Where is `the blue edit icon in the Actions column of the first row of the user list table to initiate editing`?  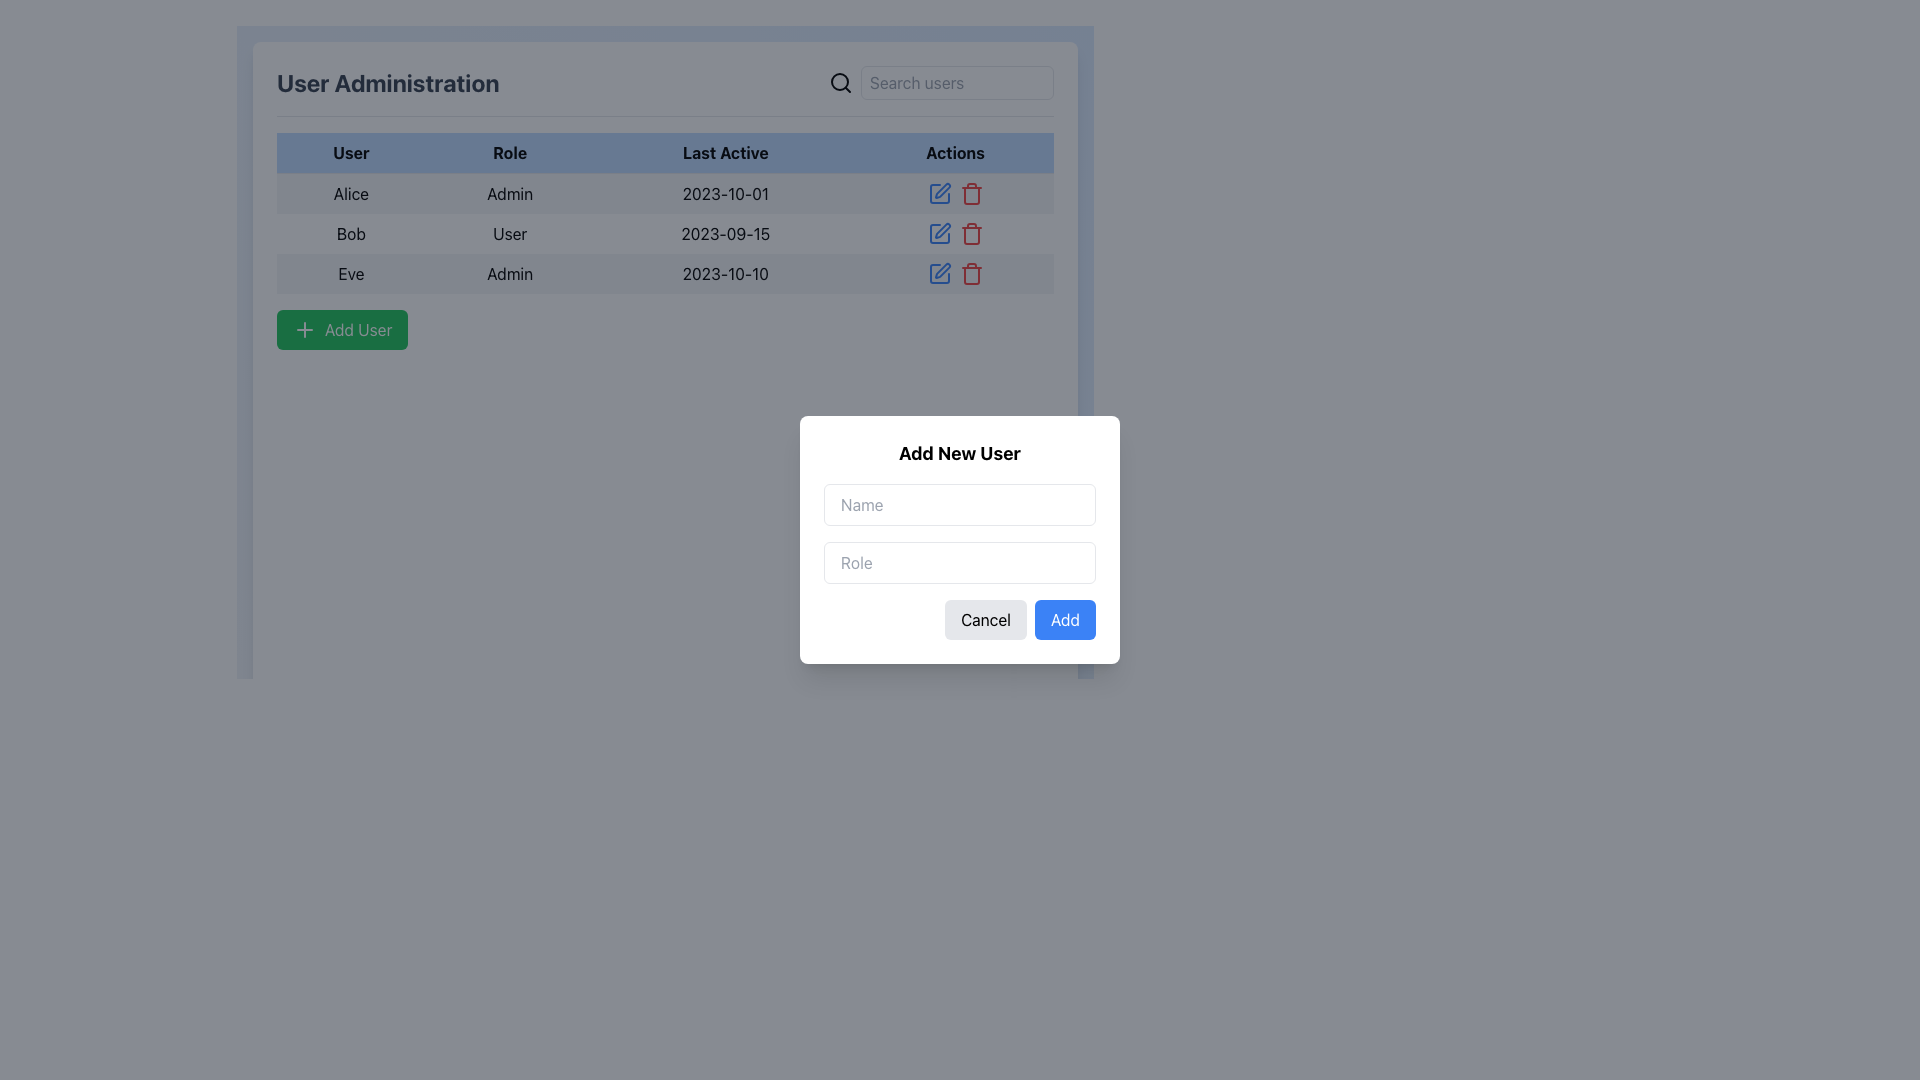 the blue edit icon in the Actions column of the first row of the user list table to initiate editing is located at coordinates (954, 193).